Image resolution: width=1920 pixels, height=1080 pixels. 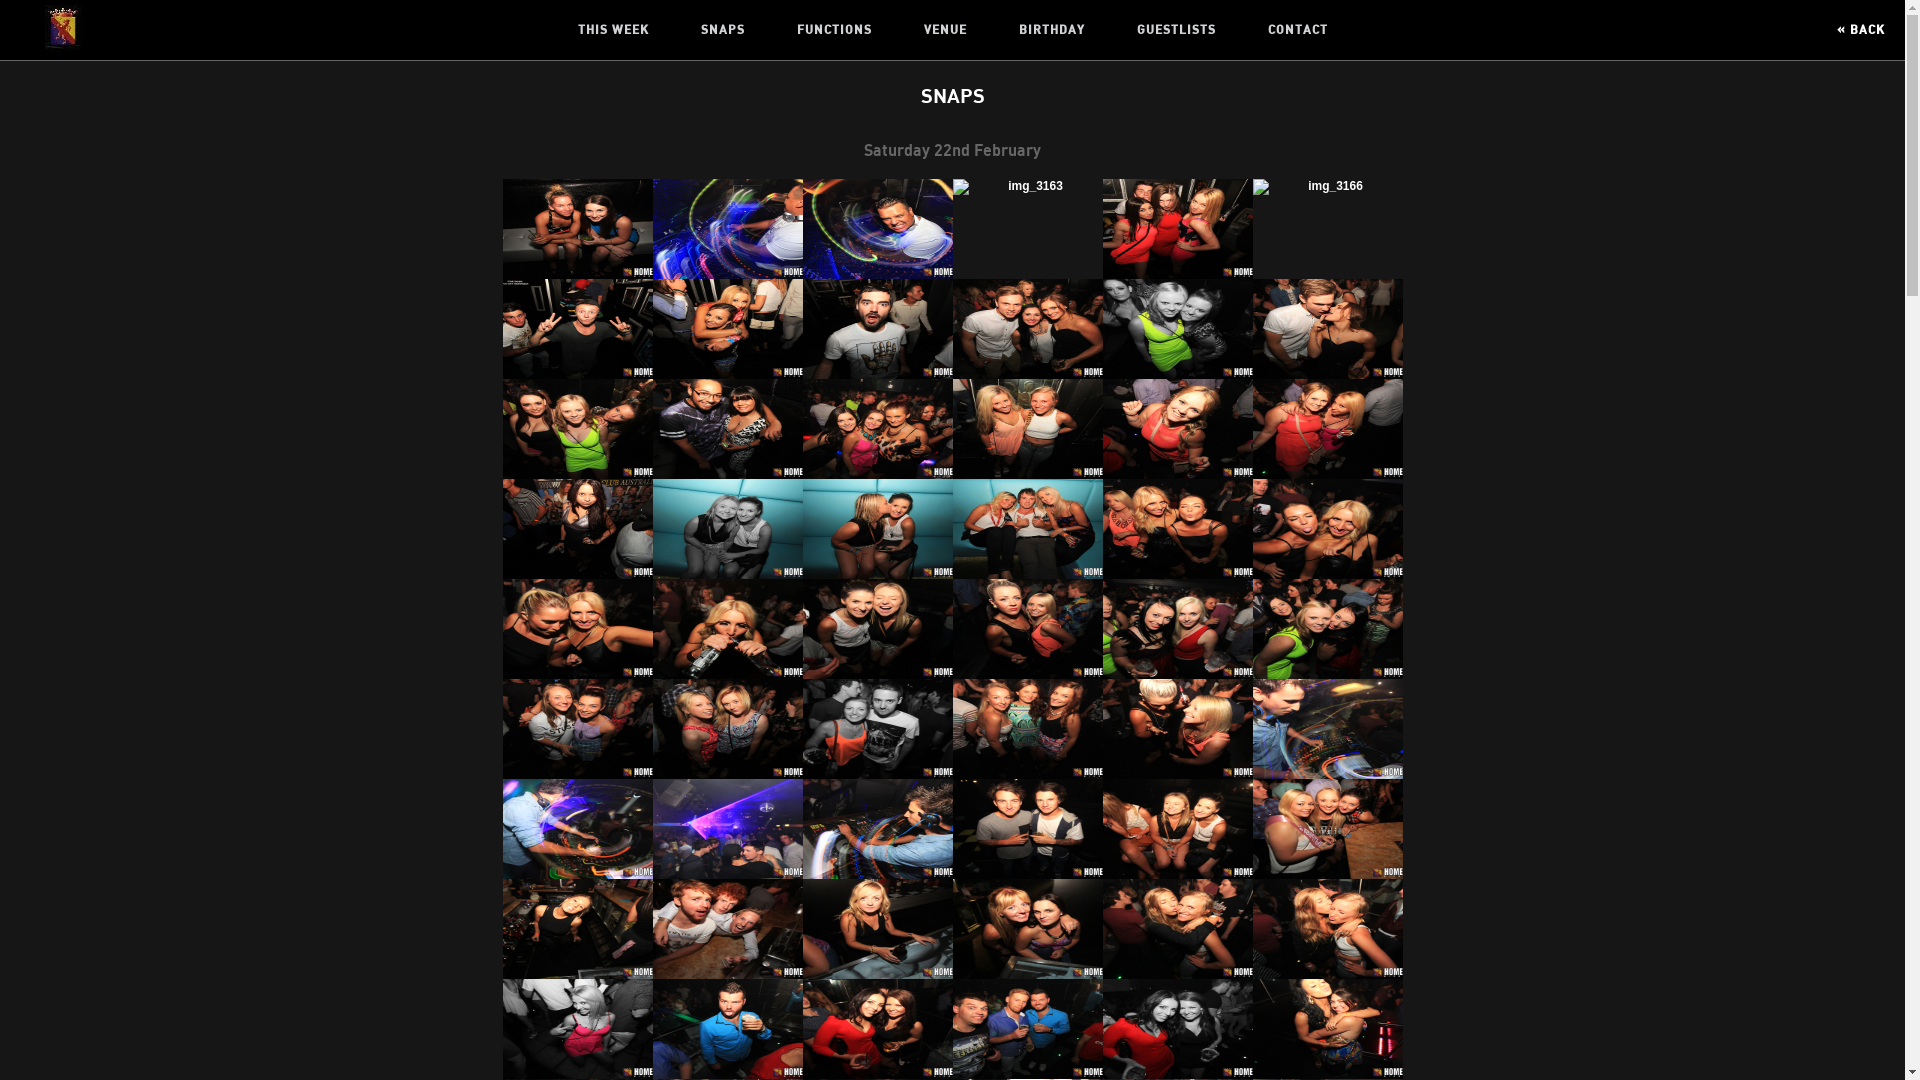 What do you see at coordinates (1027, 527) in the screenshot?
I see `' '` at bounding box center [1027, 527].